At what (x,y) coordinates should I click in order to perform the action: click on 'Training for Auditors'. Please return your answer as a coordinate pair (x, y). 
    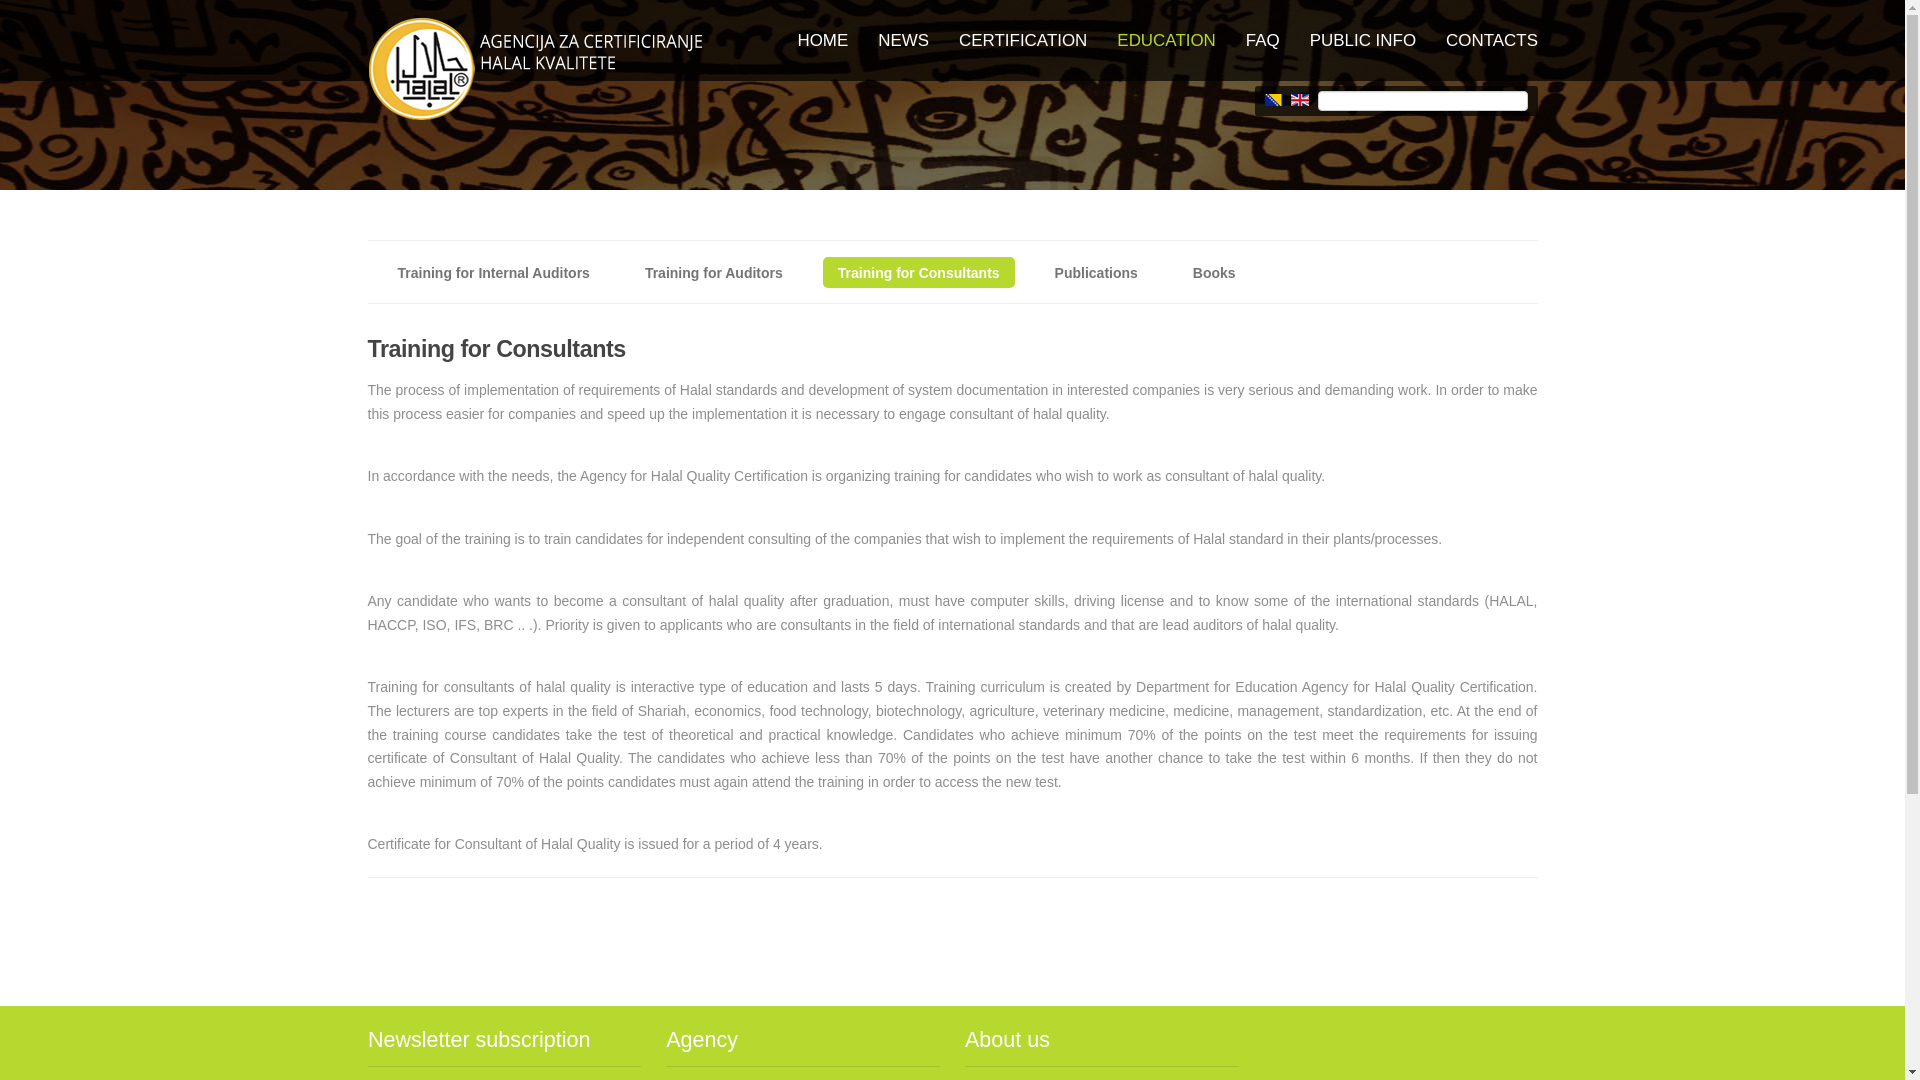
    Looking at the image, I should click on (628, 271).